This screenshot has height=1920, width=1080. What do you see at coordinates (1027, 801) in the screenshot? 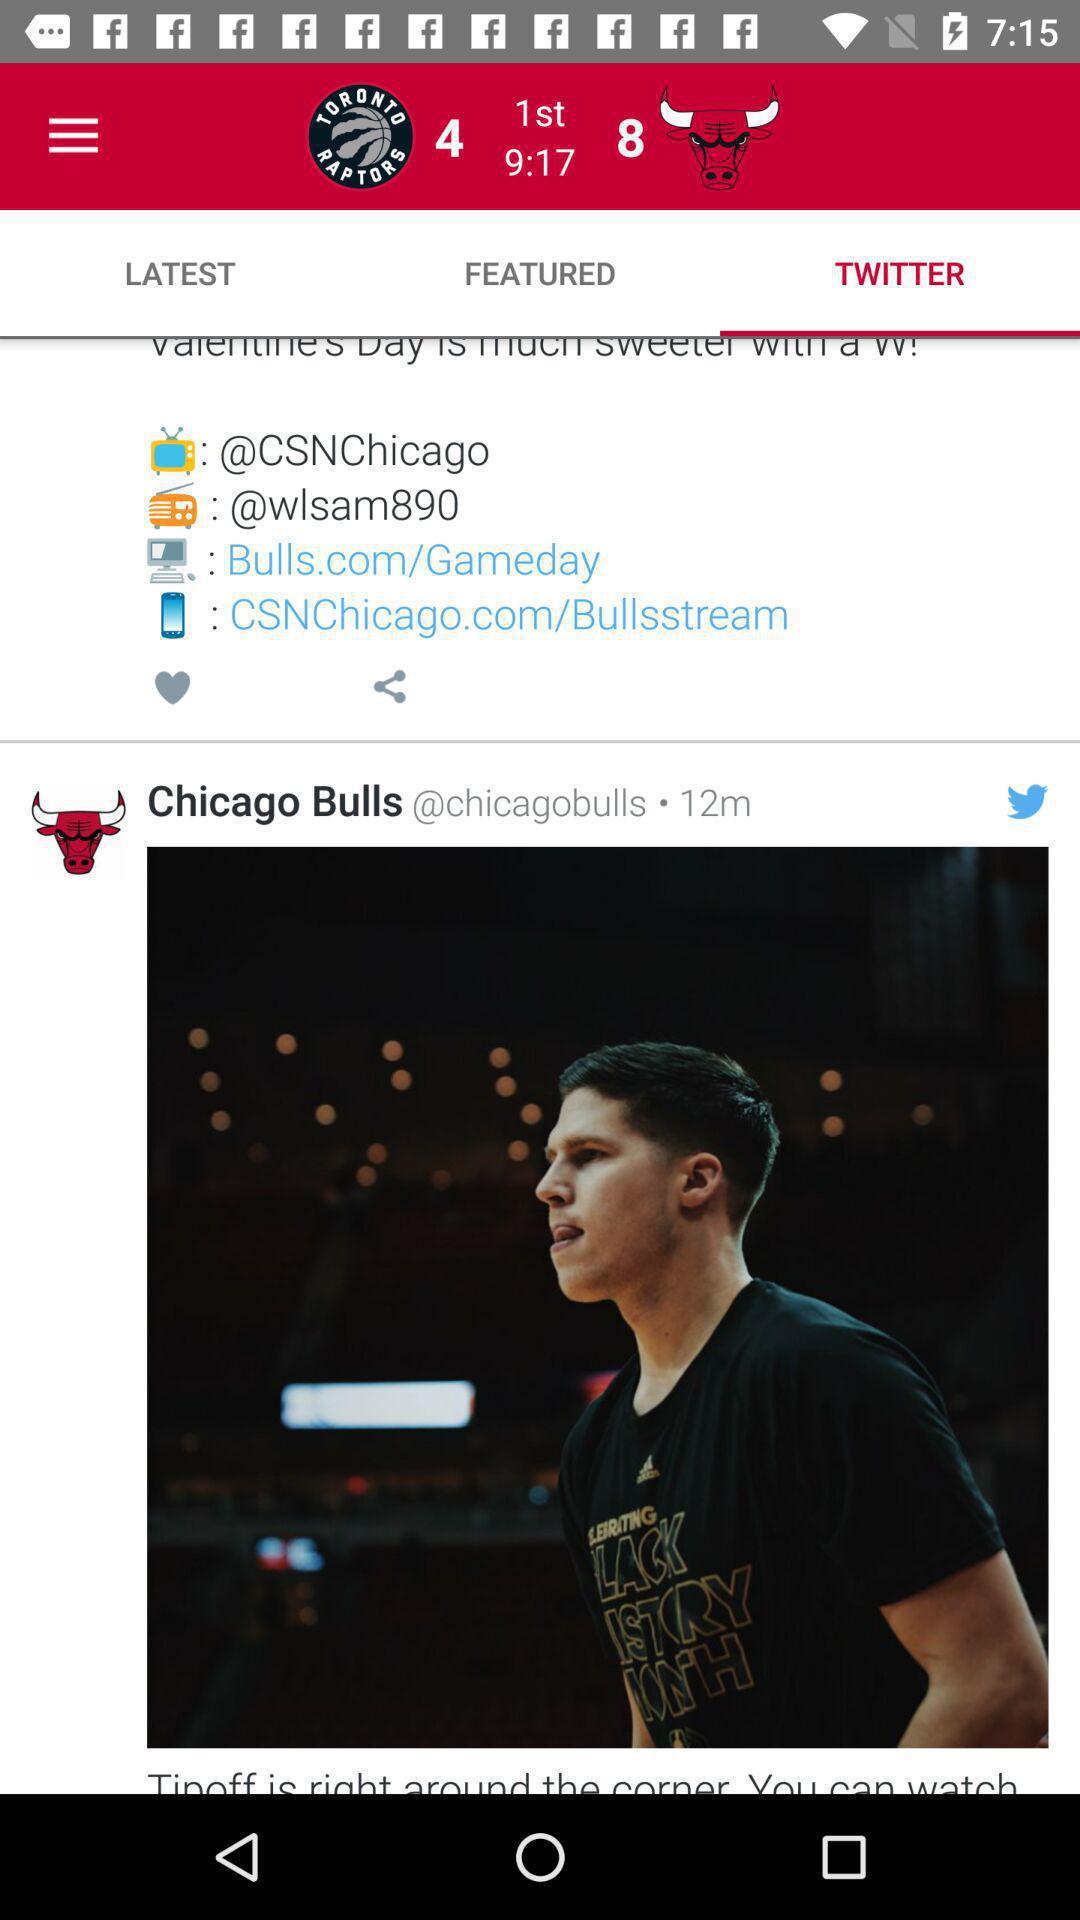
I see `the icon below the valentine s day` at bounding box center [1027, 801].